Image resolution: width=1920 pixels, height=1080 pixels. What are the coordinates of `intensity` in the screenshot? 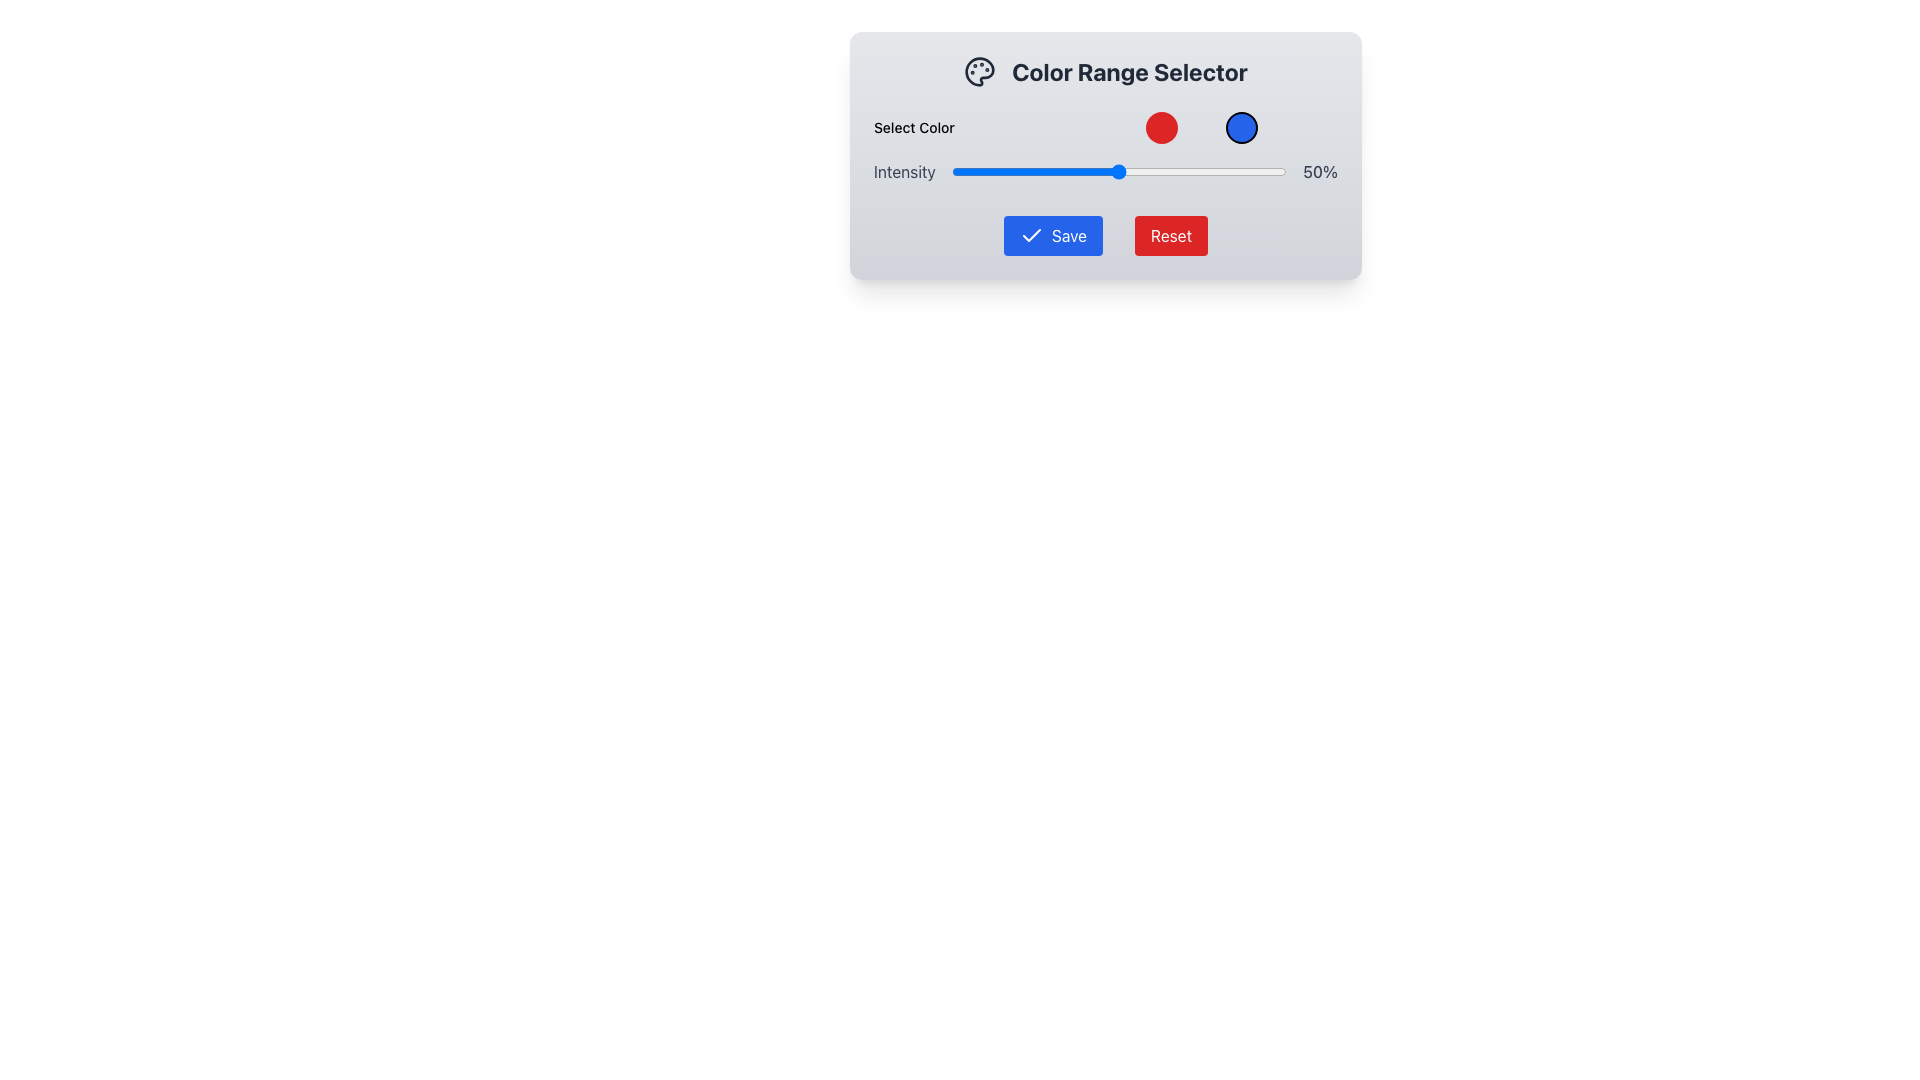 It's located at (1084, 171).